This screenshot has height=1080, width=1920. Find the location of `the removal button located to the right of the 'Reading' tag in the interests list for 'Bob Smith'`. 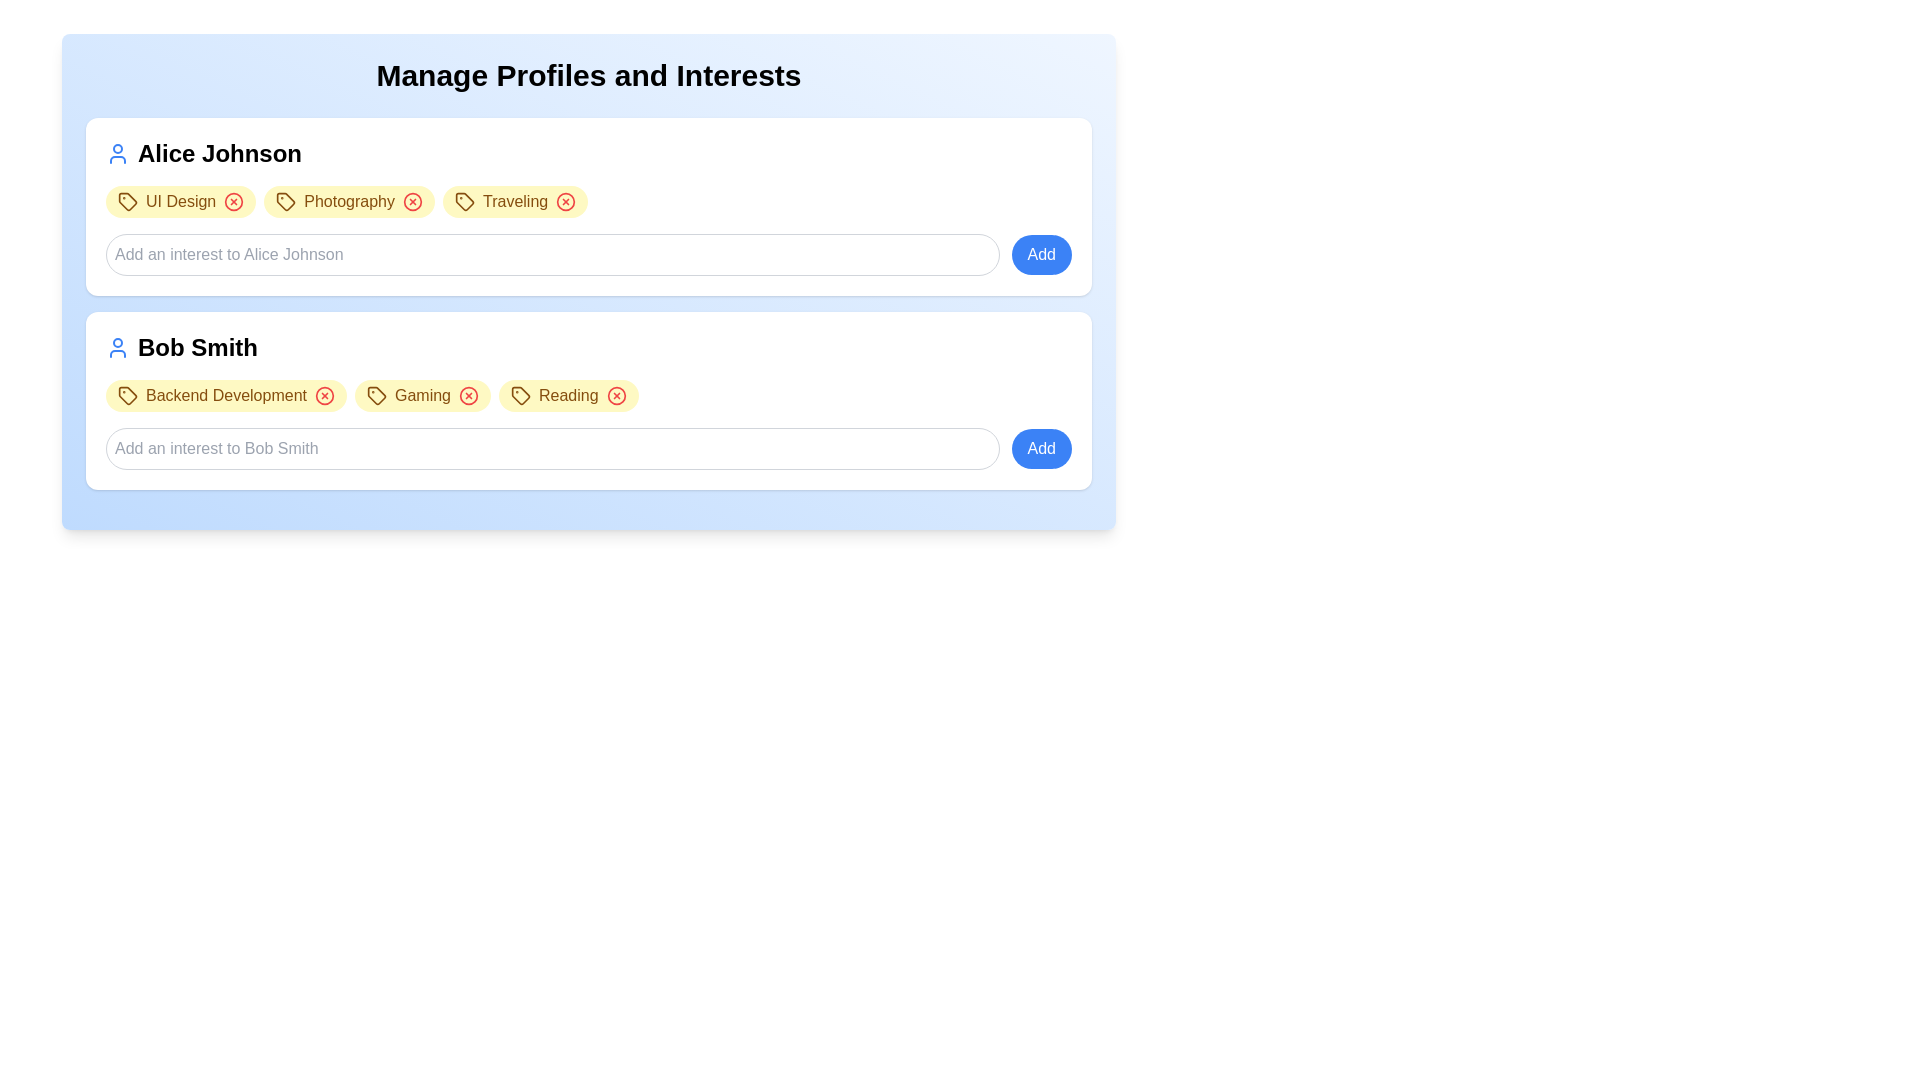

the removal button located to the right of the 'Reading' tag in the interests list for 'Bob Smith' is located at coordinates (615, 396).